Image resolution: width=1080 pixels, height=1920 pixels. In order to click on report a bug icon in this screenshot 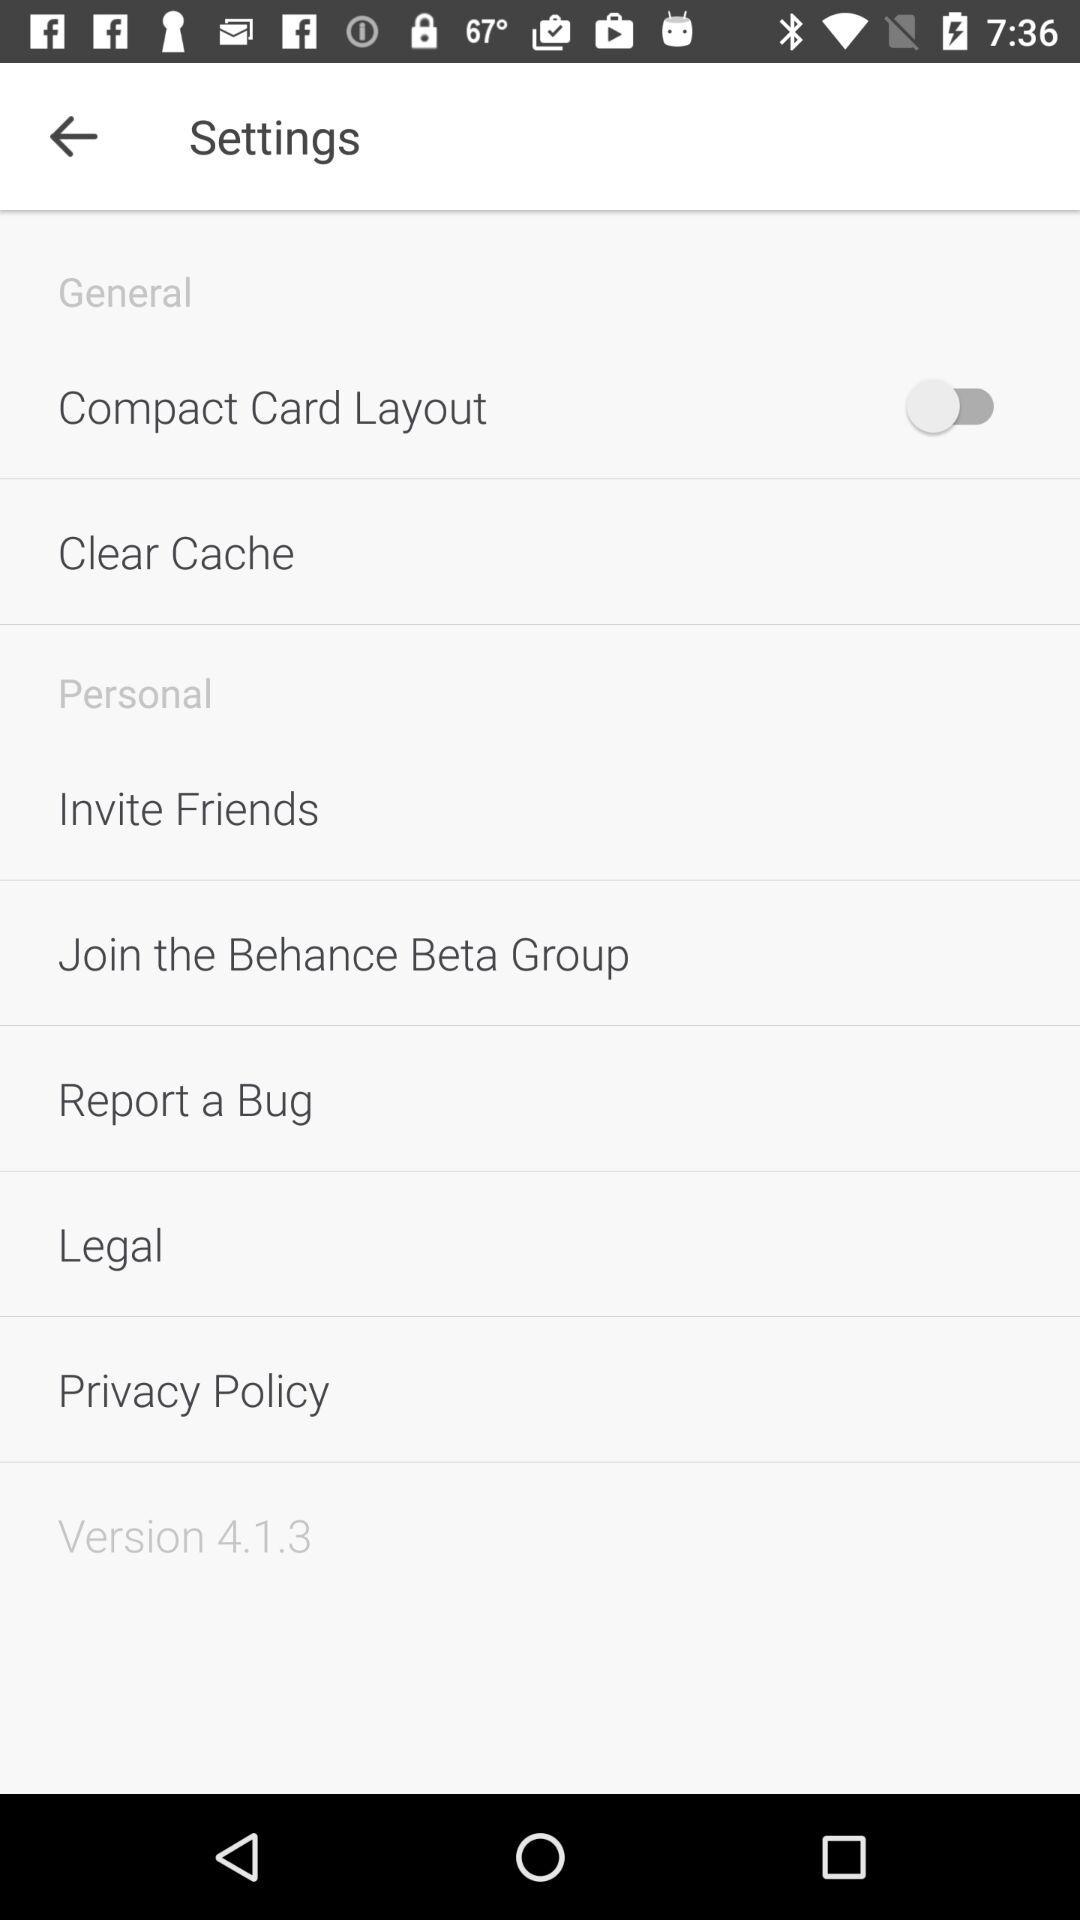, I will do `click(540, 1097)`.